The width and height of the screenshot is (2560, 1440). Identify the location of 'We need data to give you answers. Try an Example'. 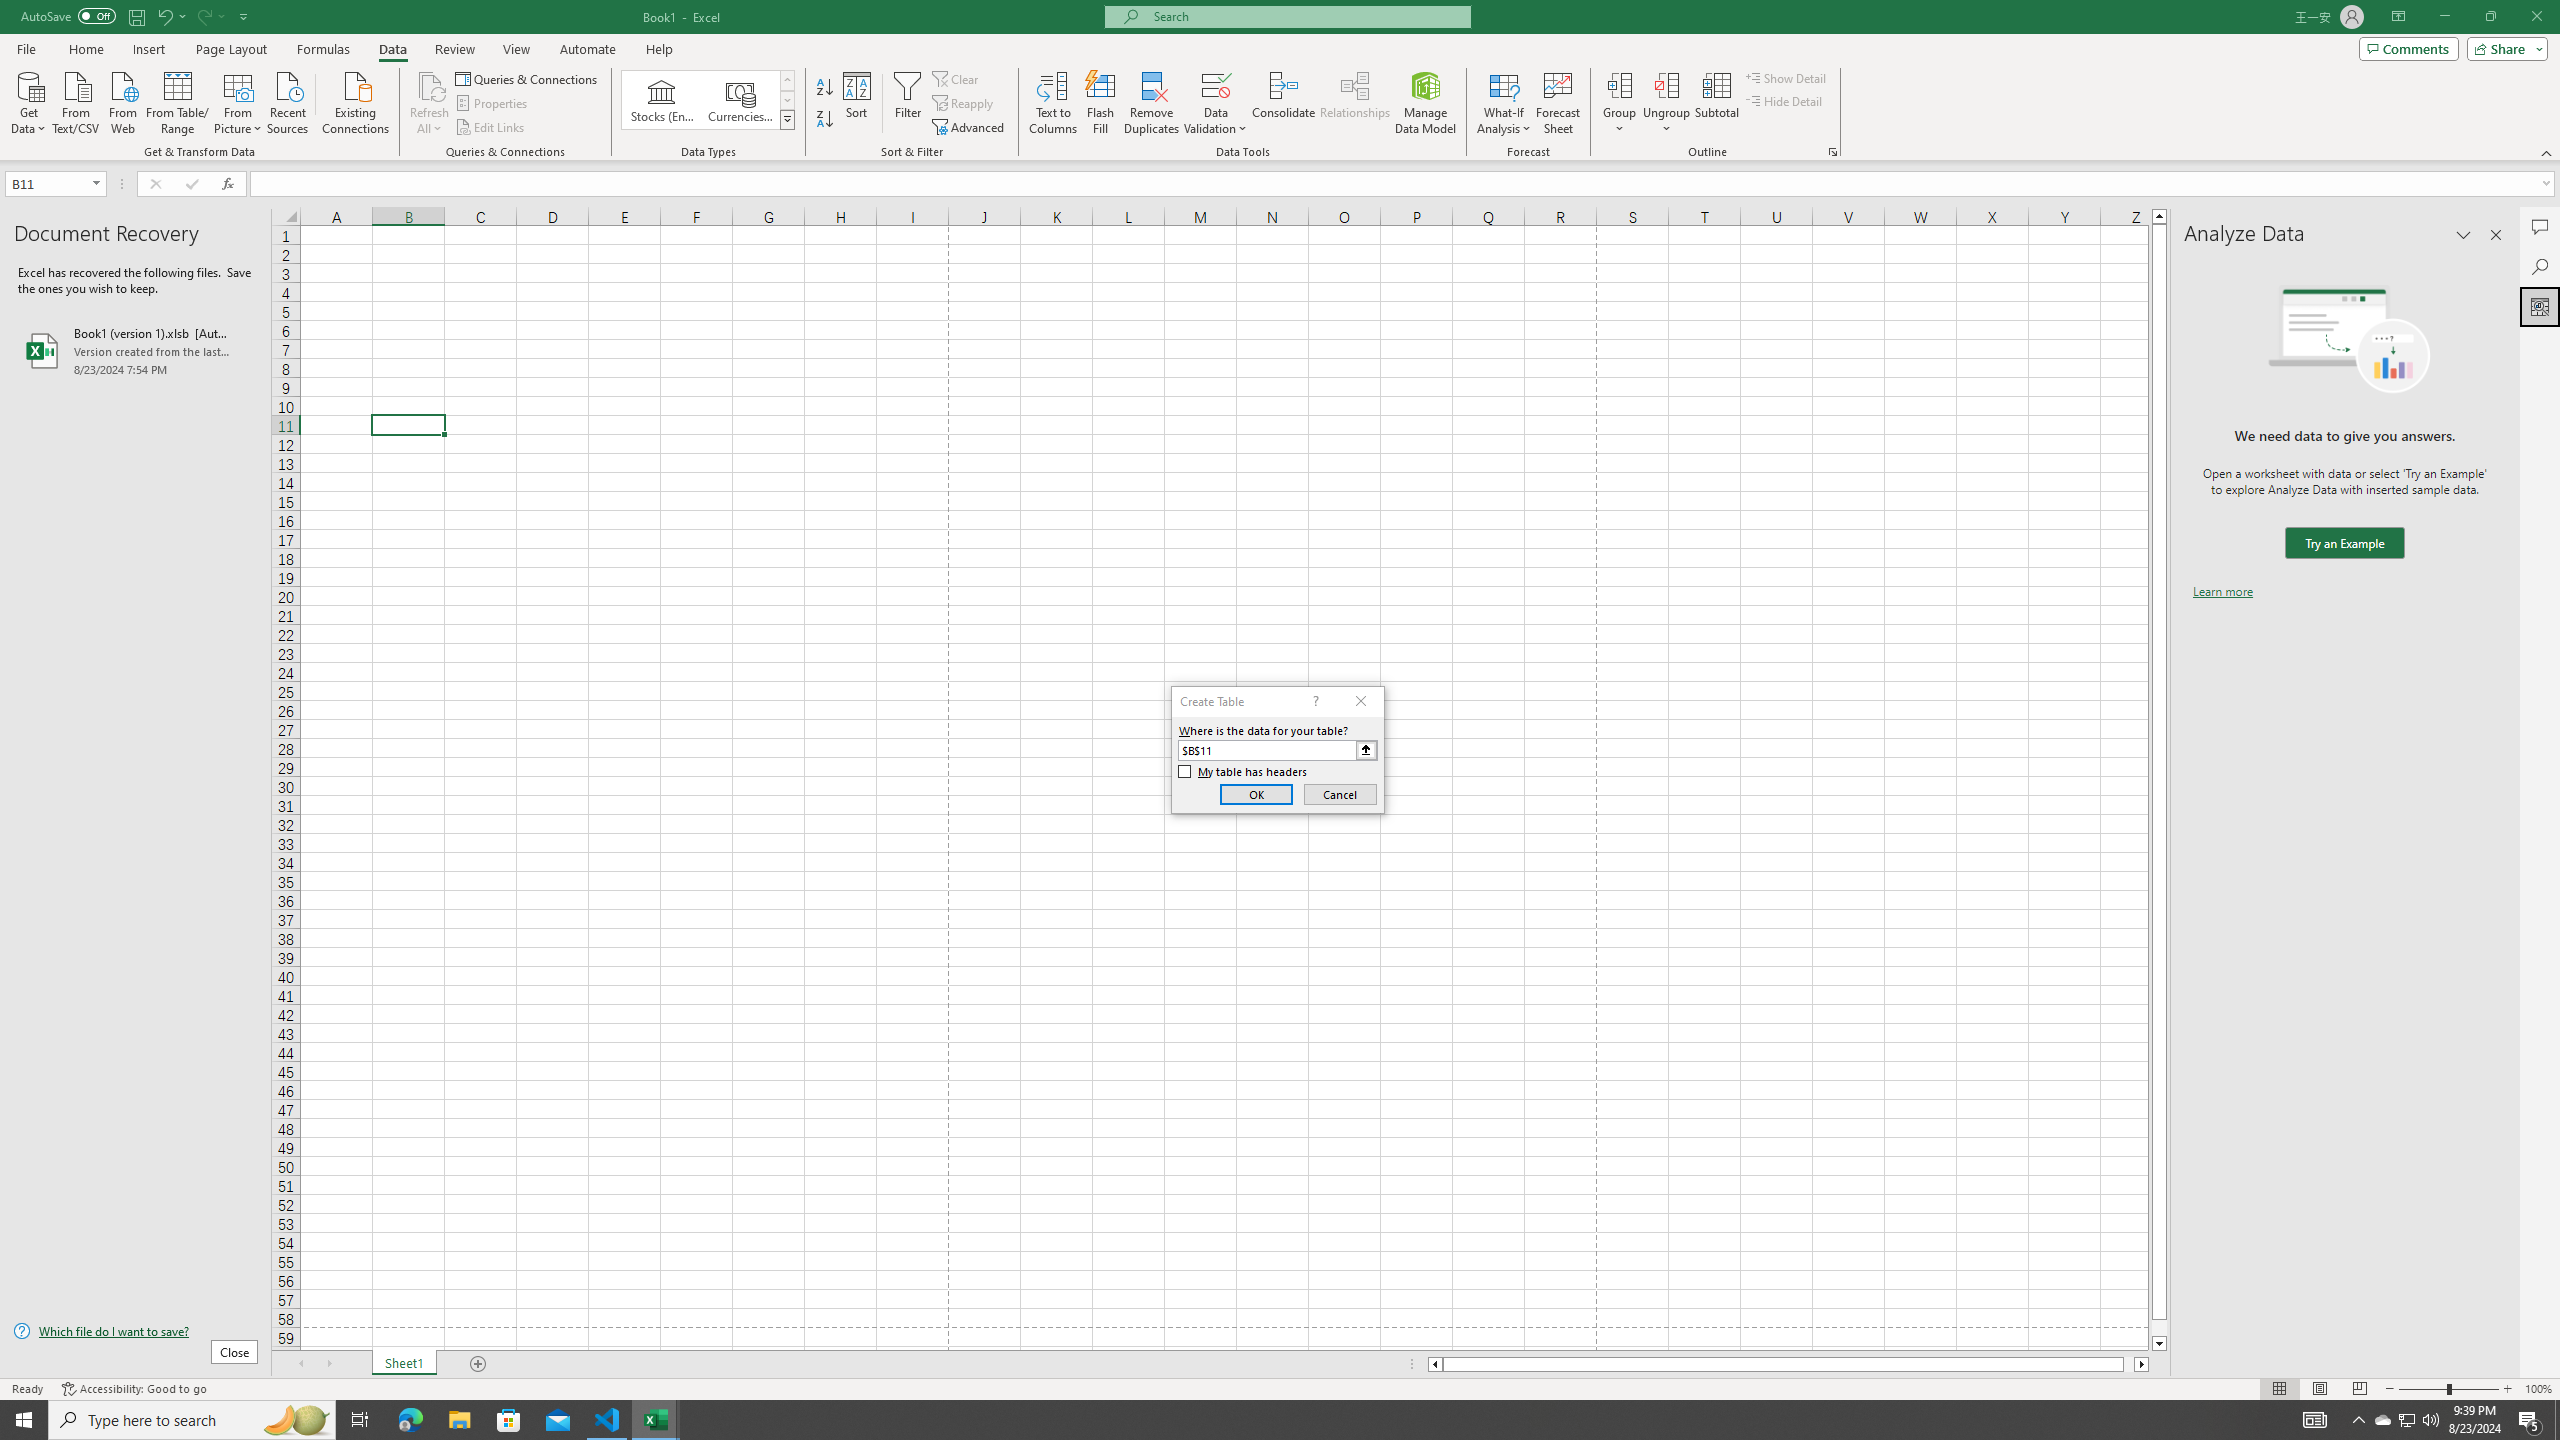
(2343, 543).